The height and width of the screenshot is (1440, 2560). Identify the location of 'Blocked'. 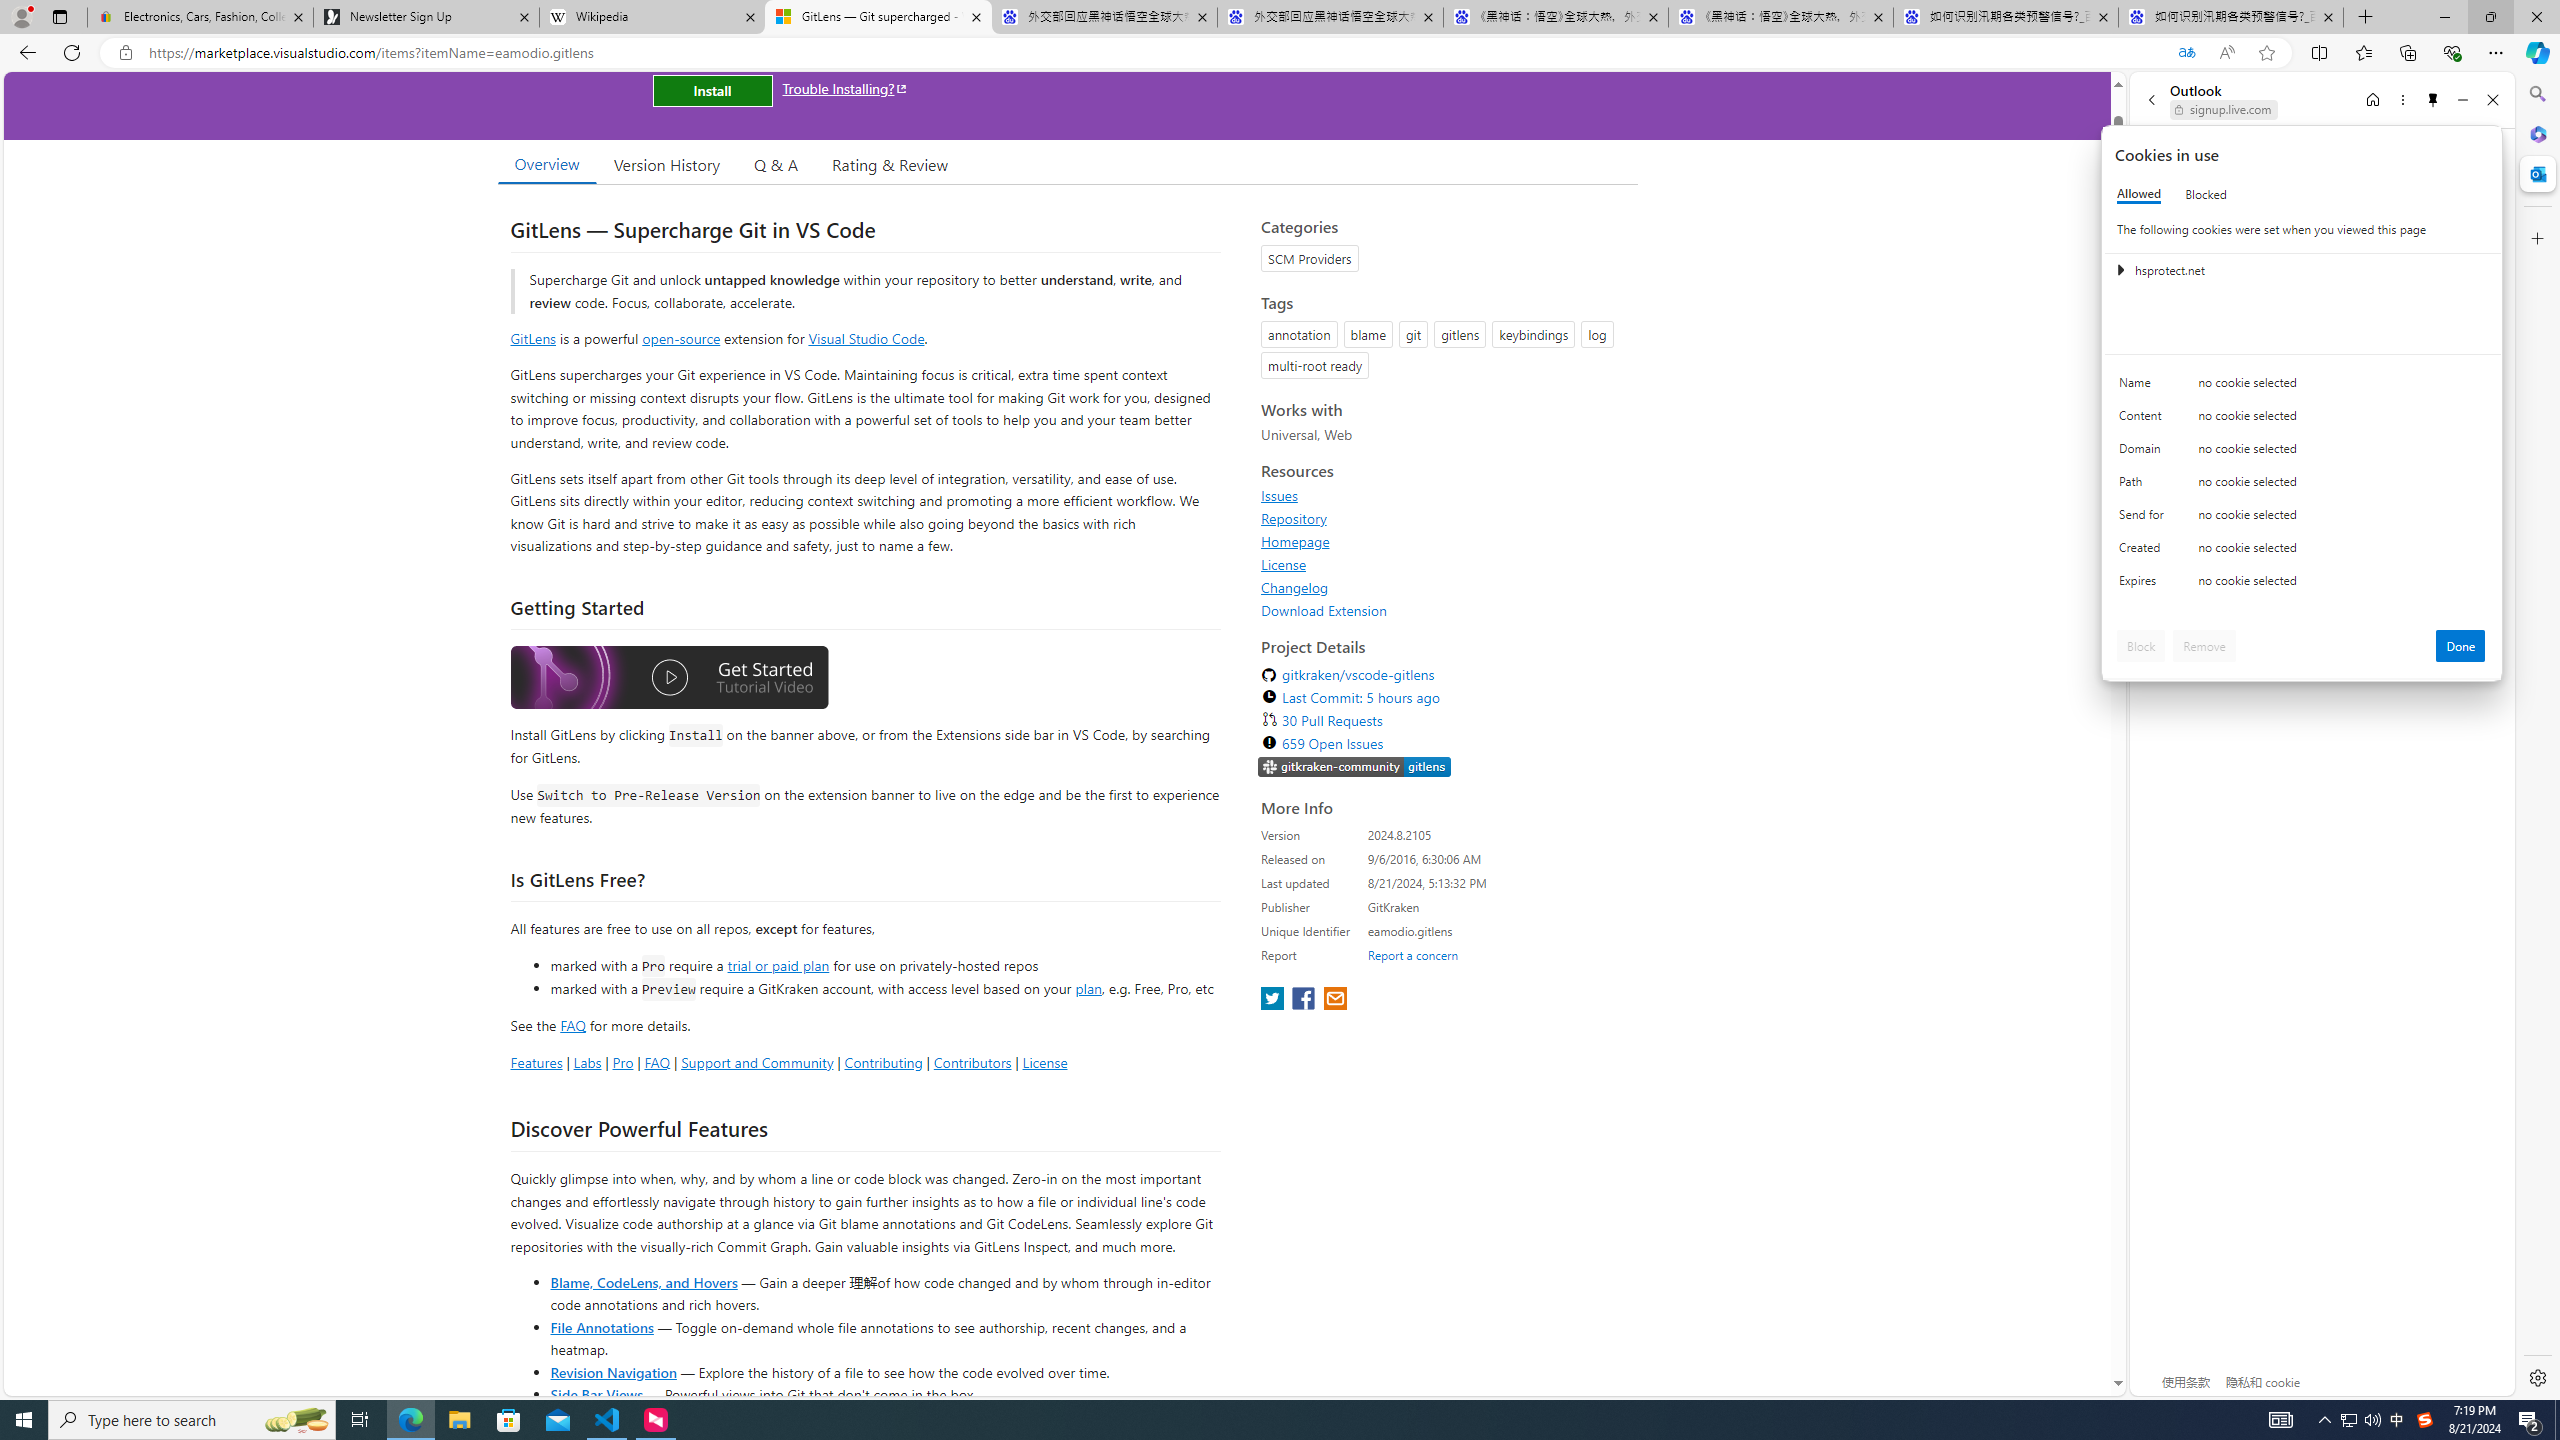
(2205, 194).